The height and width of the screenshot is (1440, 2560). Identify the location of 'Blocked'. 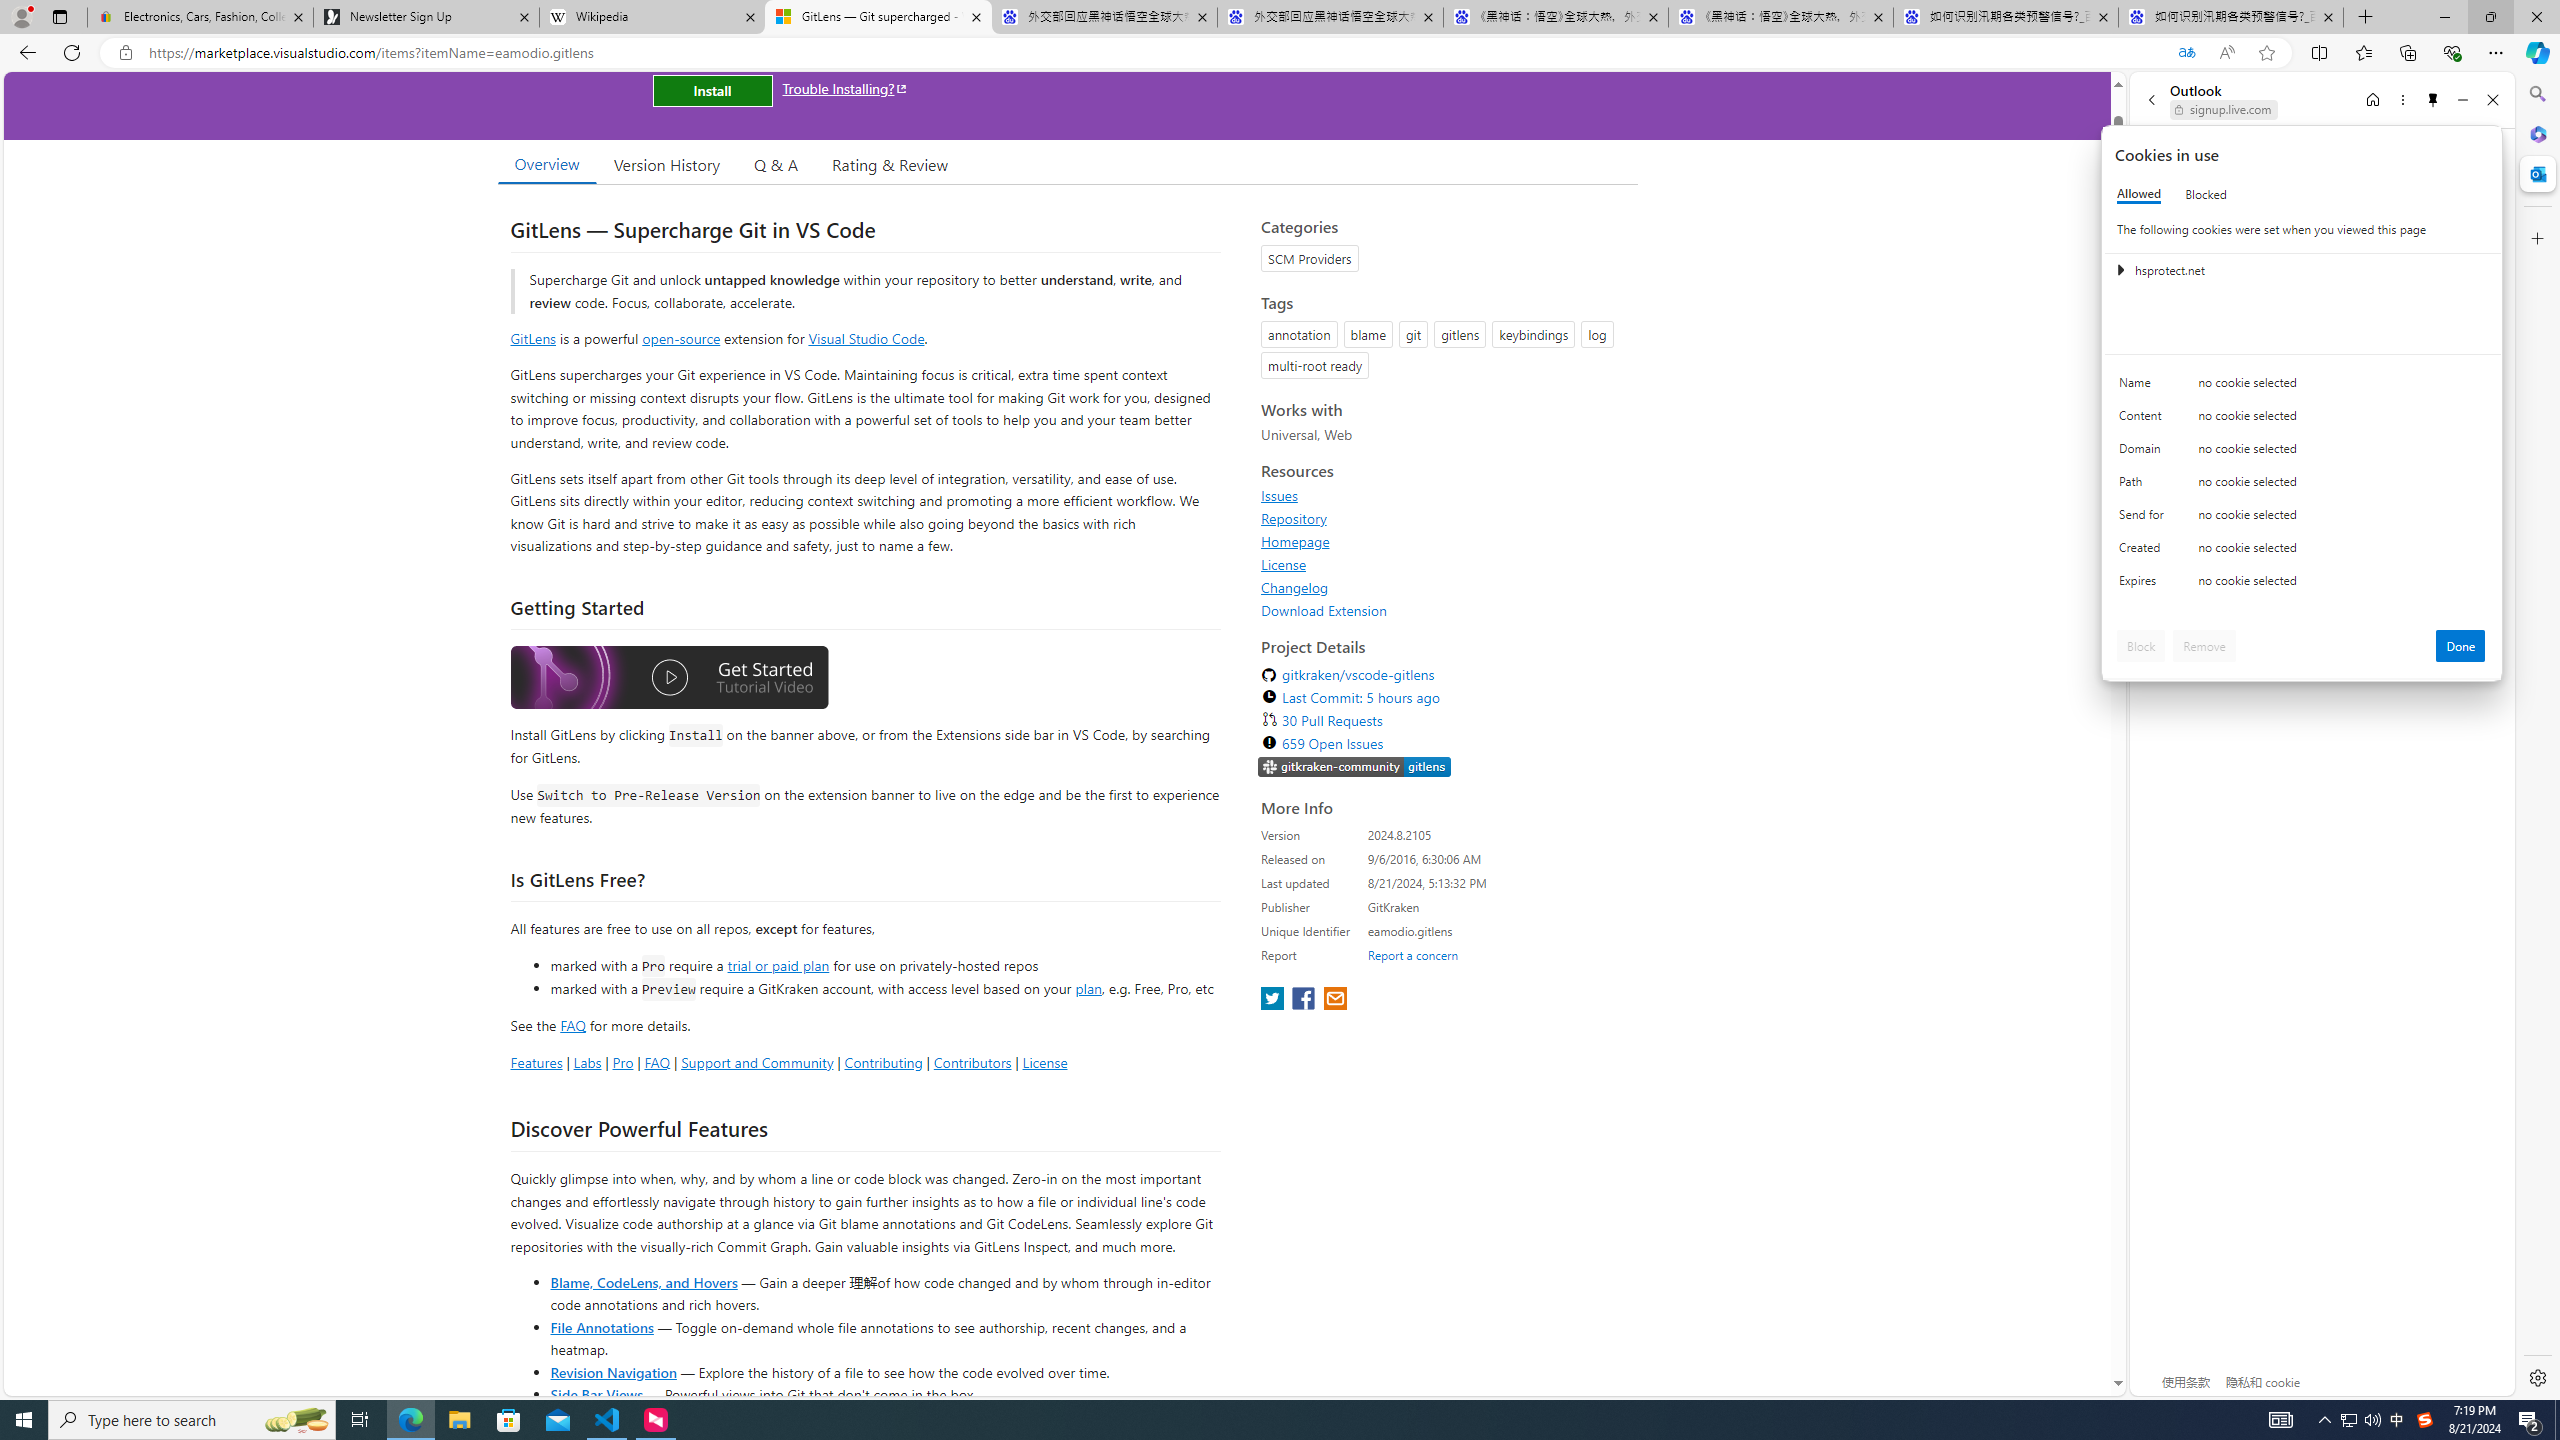
(2205, 194).